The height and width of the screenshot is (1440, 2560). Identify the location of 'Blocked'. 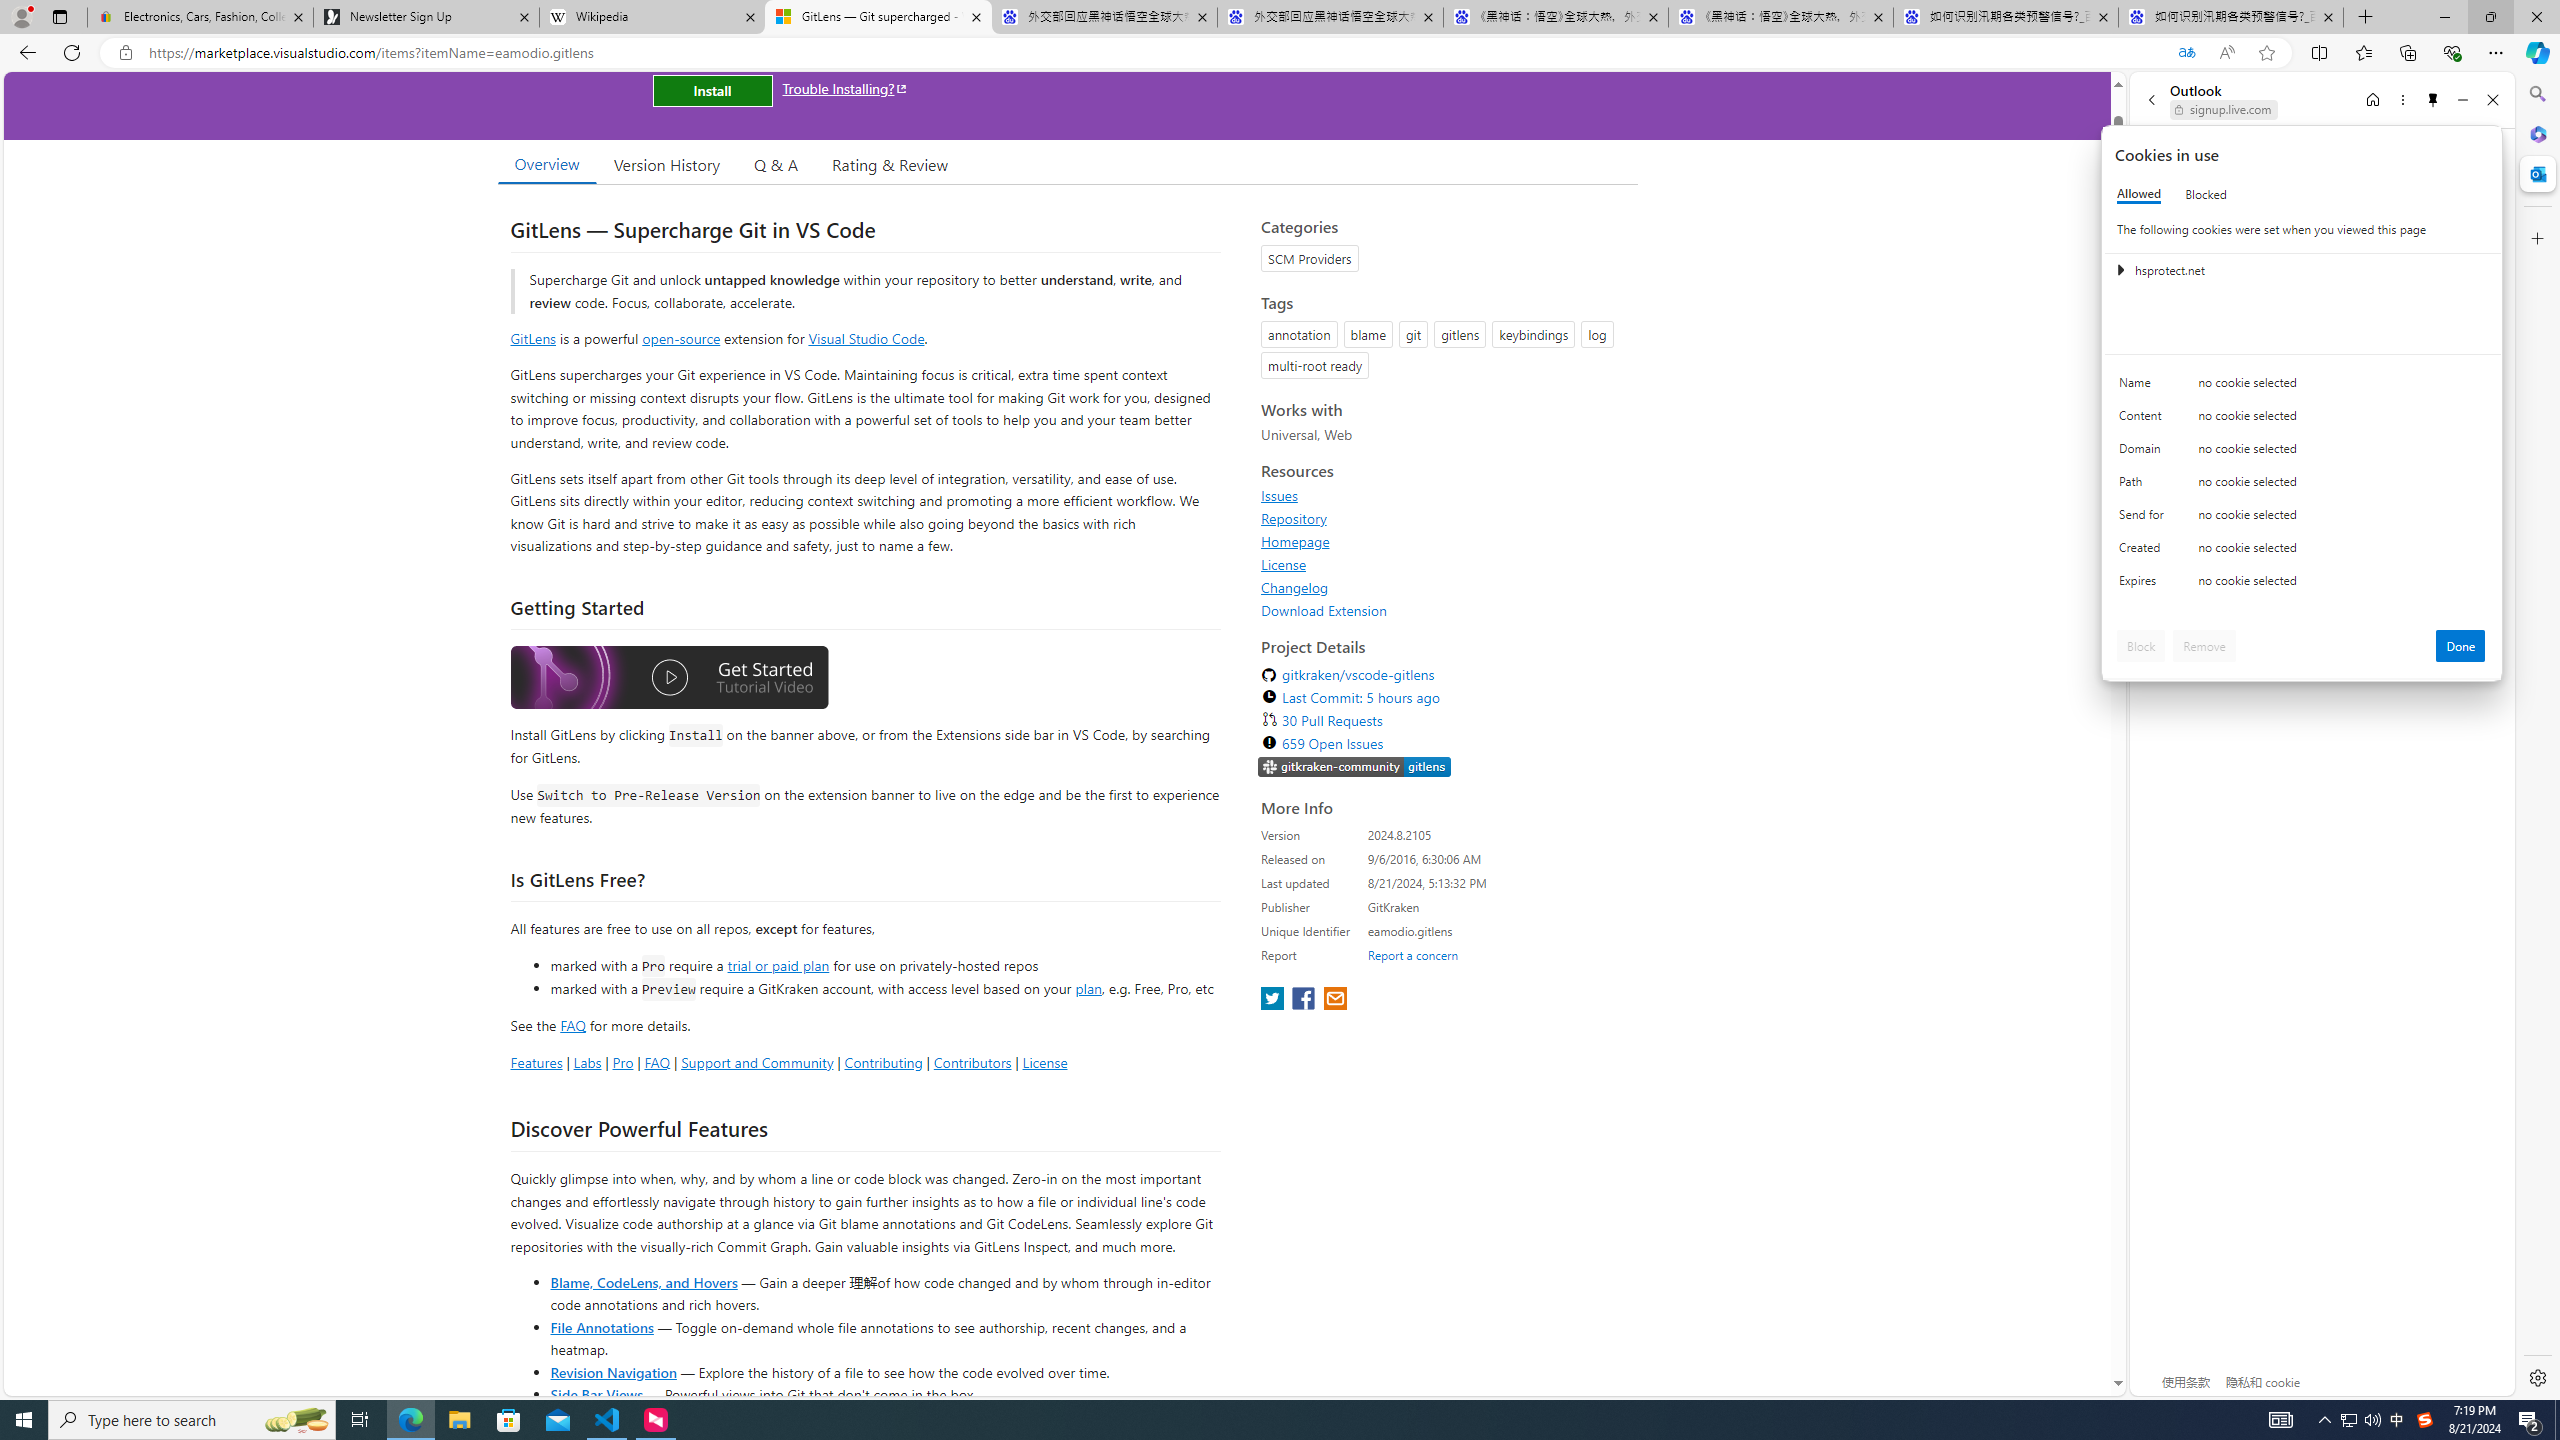
(2205, 194).